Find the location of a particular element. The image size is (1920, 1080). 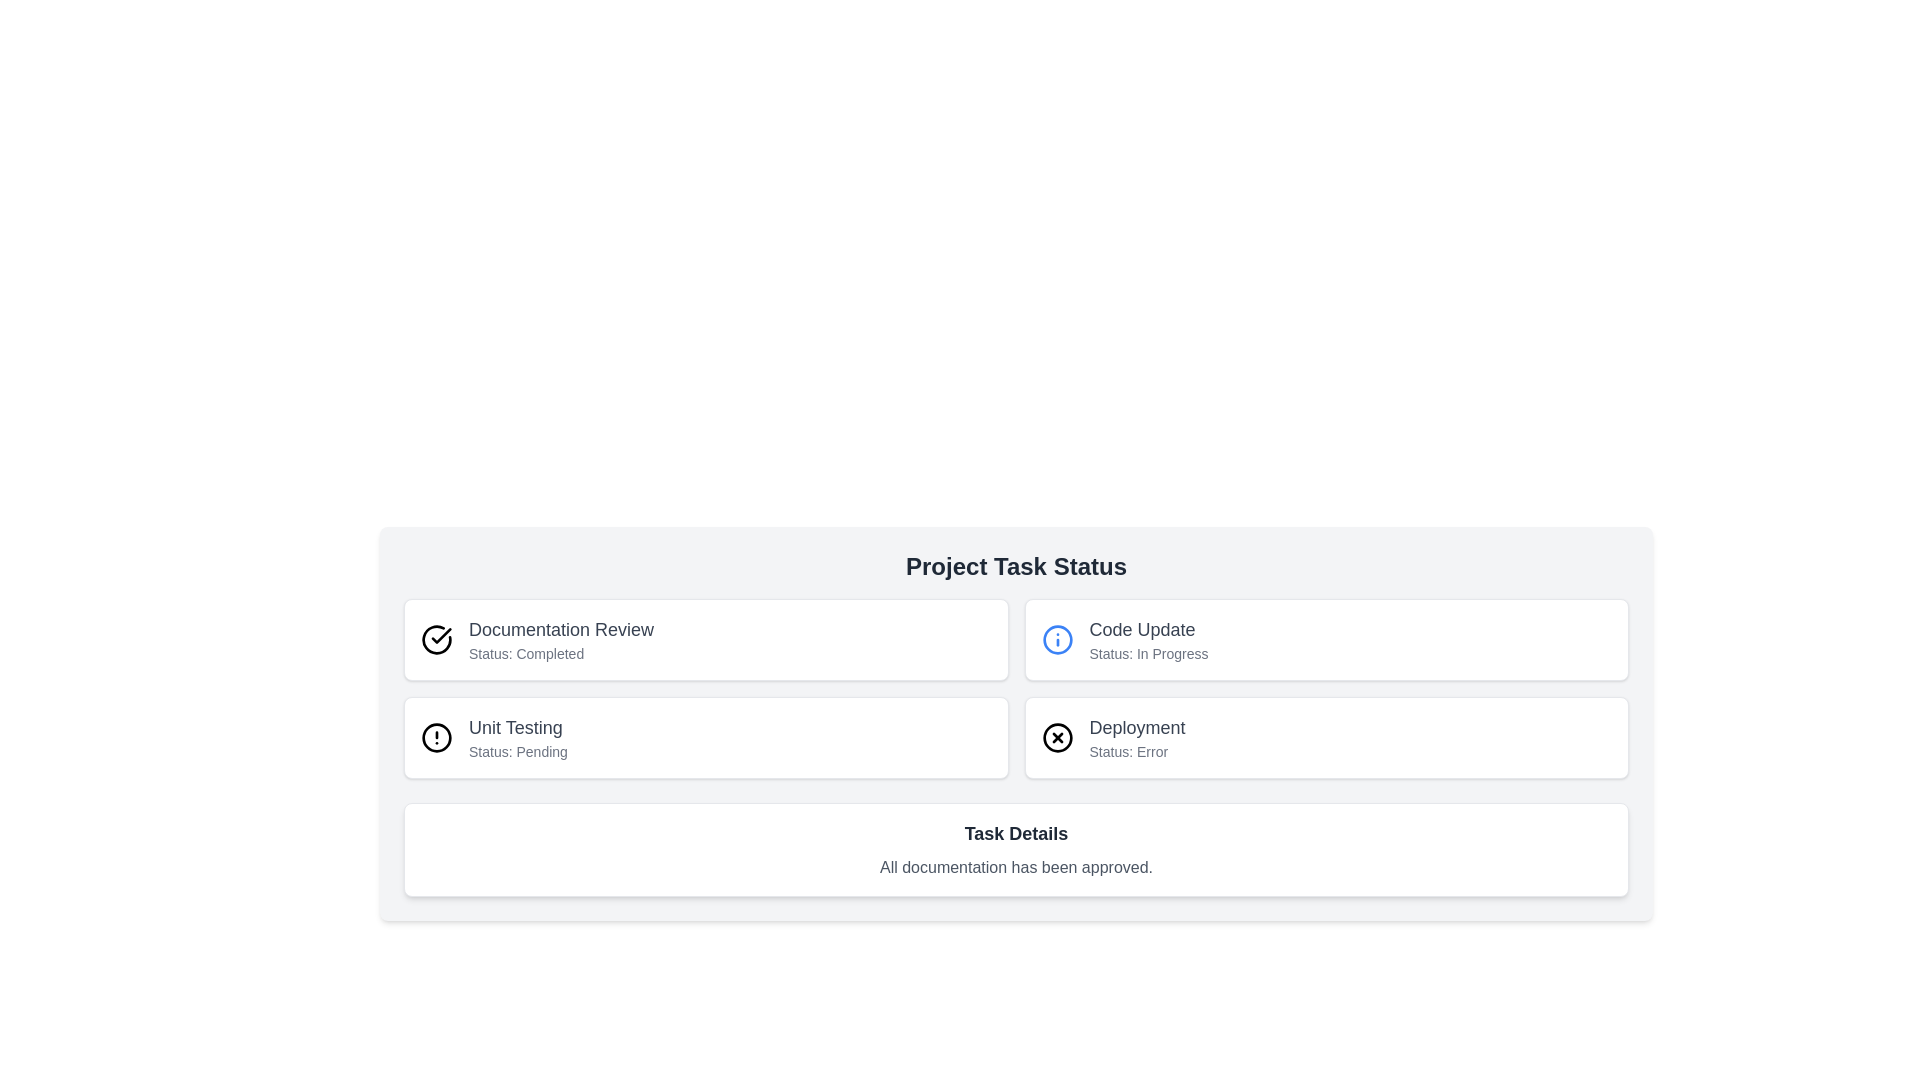

the status indicator icon located at the top-left corner of the 'Documentation Review' card, adjacent to the text 'Documentation Review Status: Completed.' is located at coordinates (435, 640).